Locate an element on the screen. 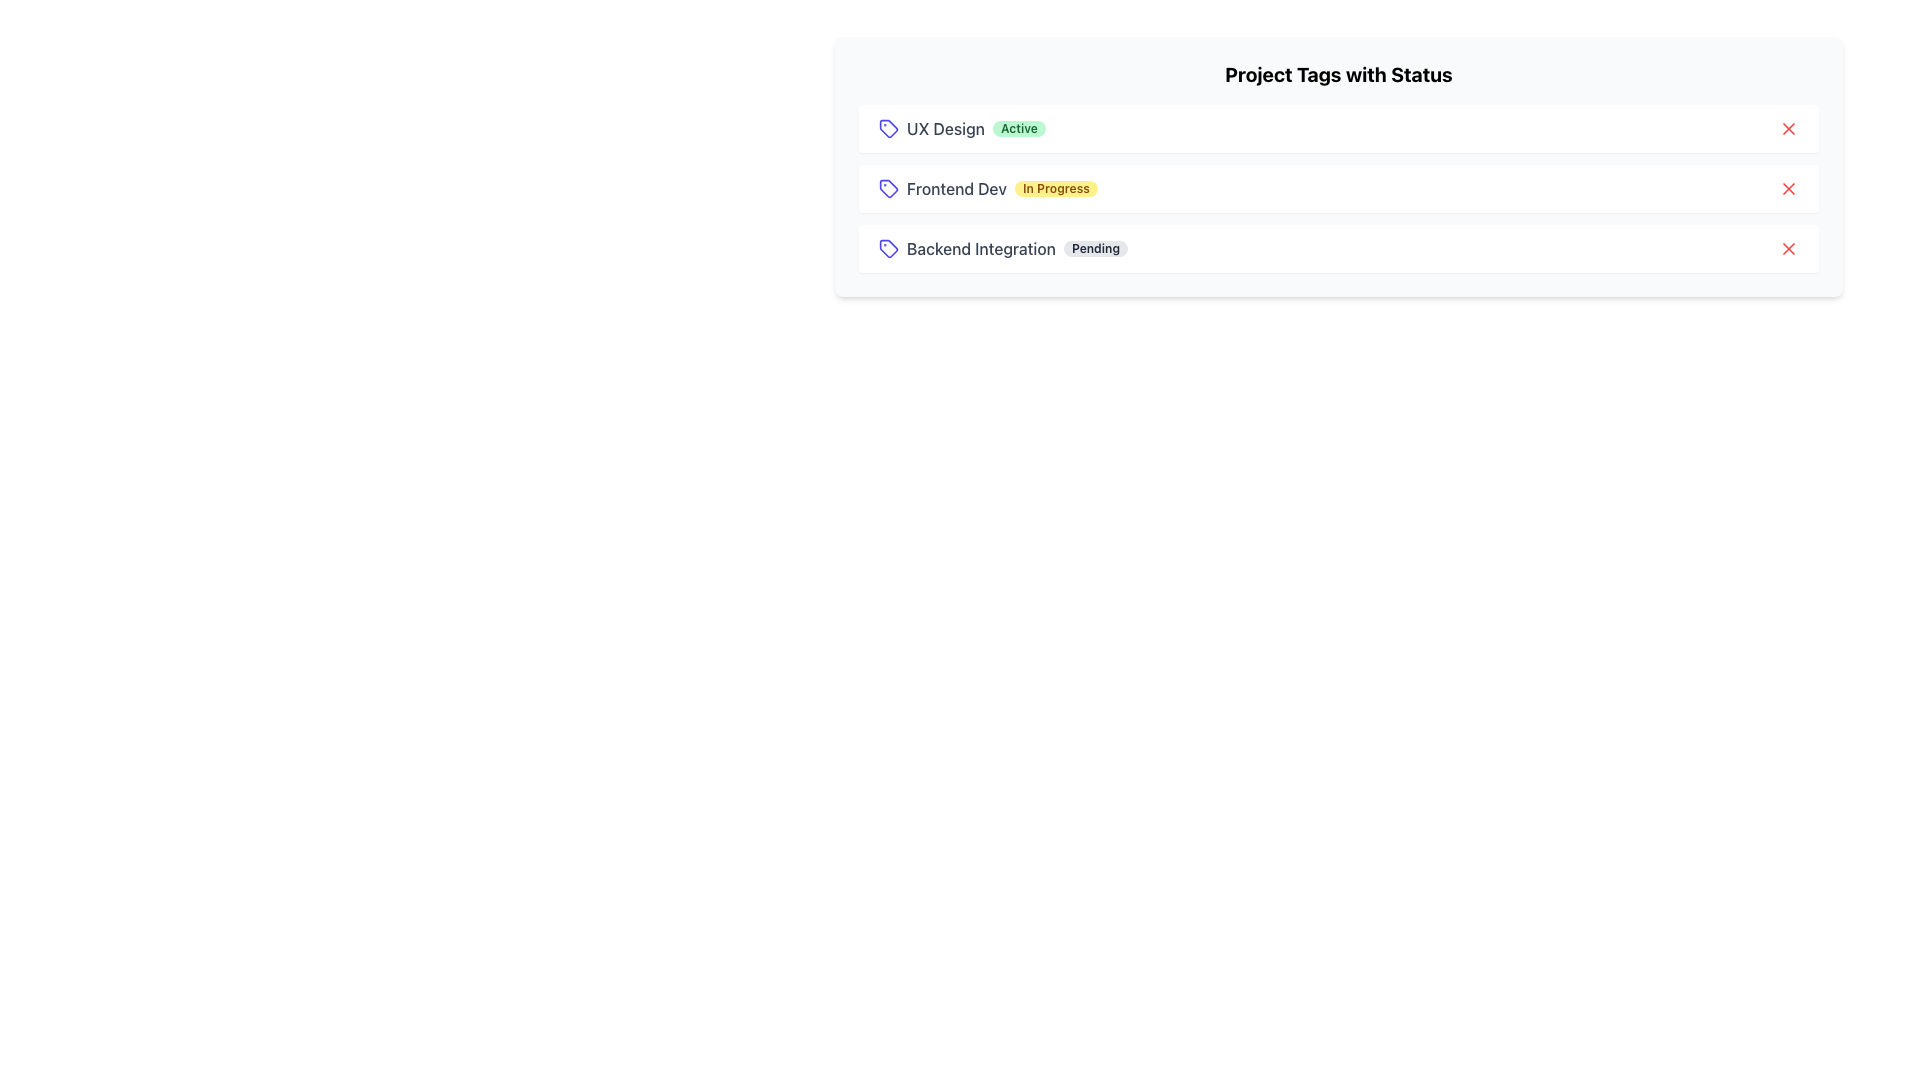 This screenshot has height=1080, width=1920. the label element that indicates the name or title of the task or project, which is the second item in the 'Project Tags with Status' list, positioned between an icon and the status label 'In Progress' is located at coordinates (955, 189).